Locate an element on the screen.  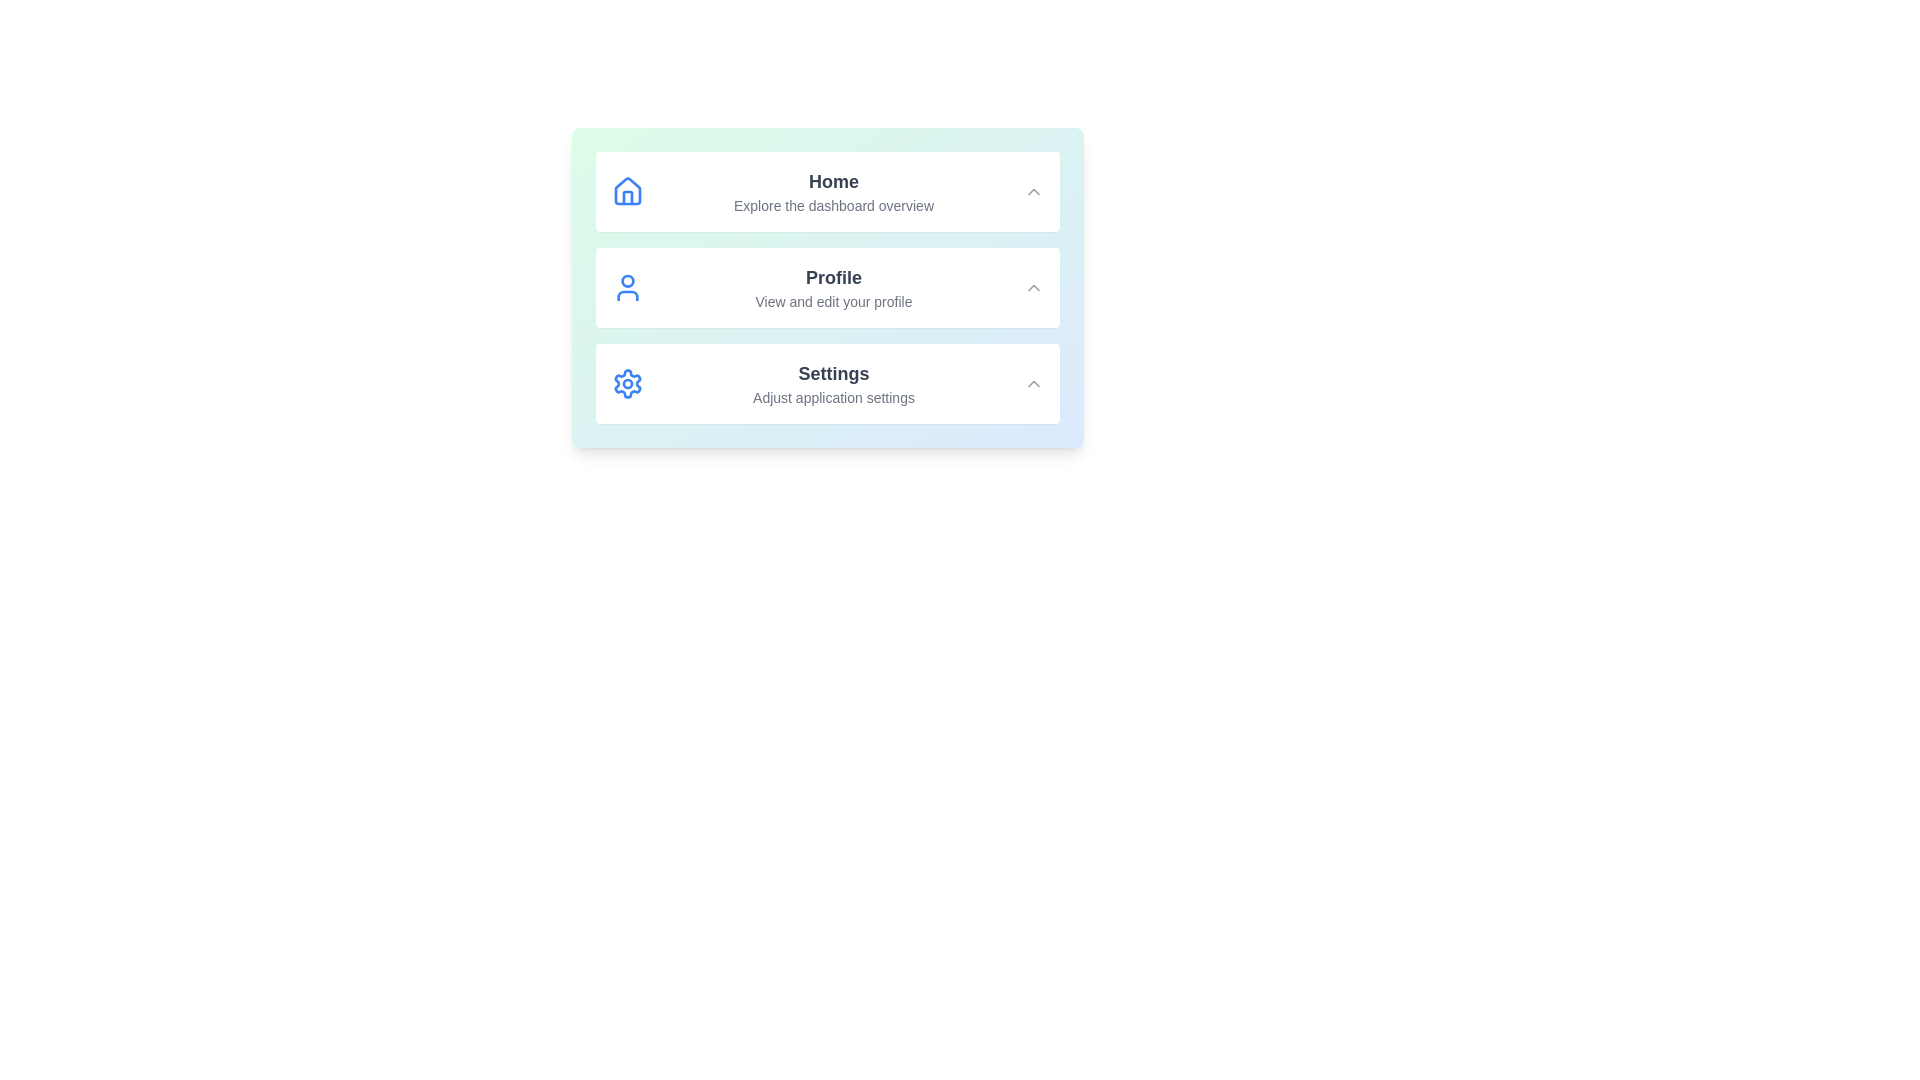
the Settings section to observe the hover effect is located at coordinates (828, 384).